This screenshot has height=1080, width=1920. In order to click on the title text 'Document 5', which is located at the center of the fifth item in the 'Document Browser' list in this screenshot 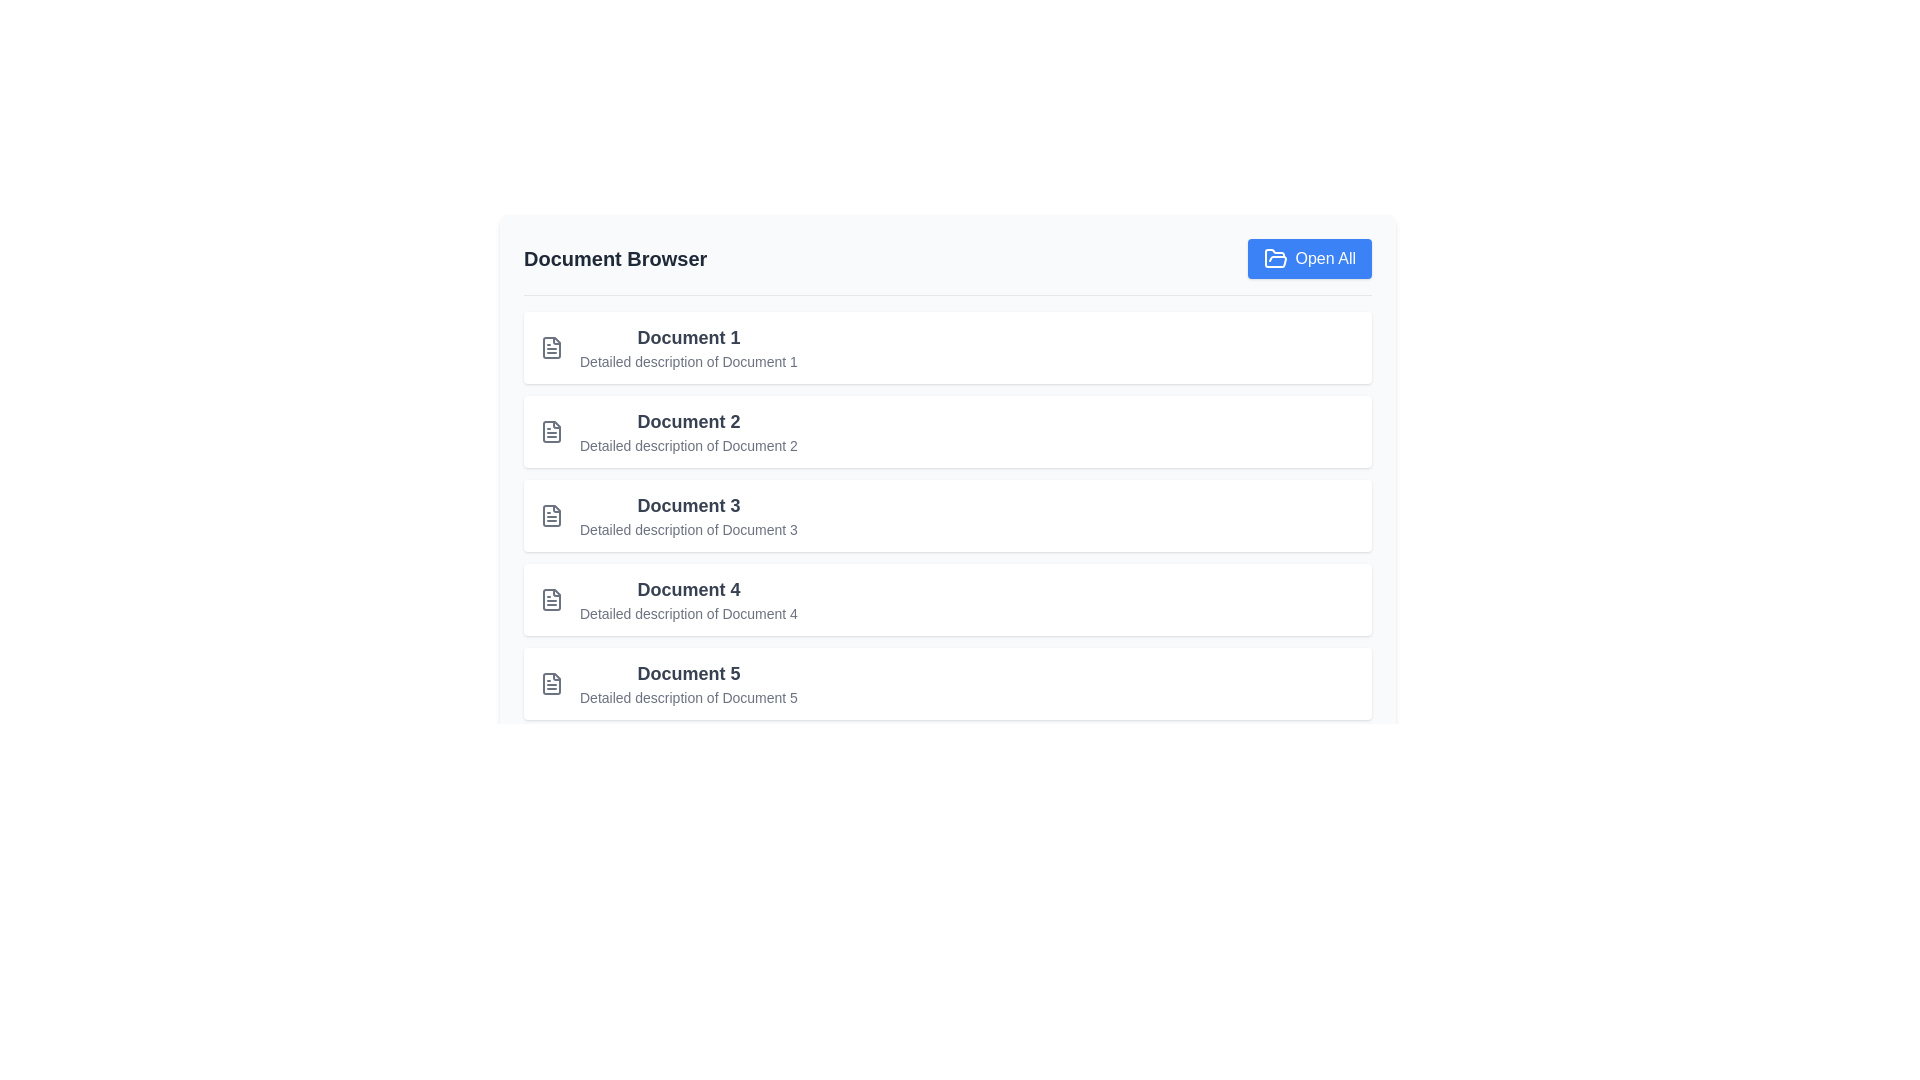, I will do `click(688, 674)`.